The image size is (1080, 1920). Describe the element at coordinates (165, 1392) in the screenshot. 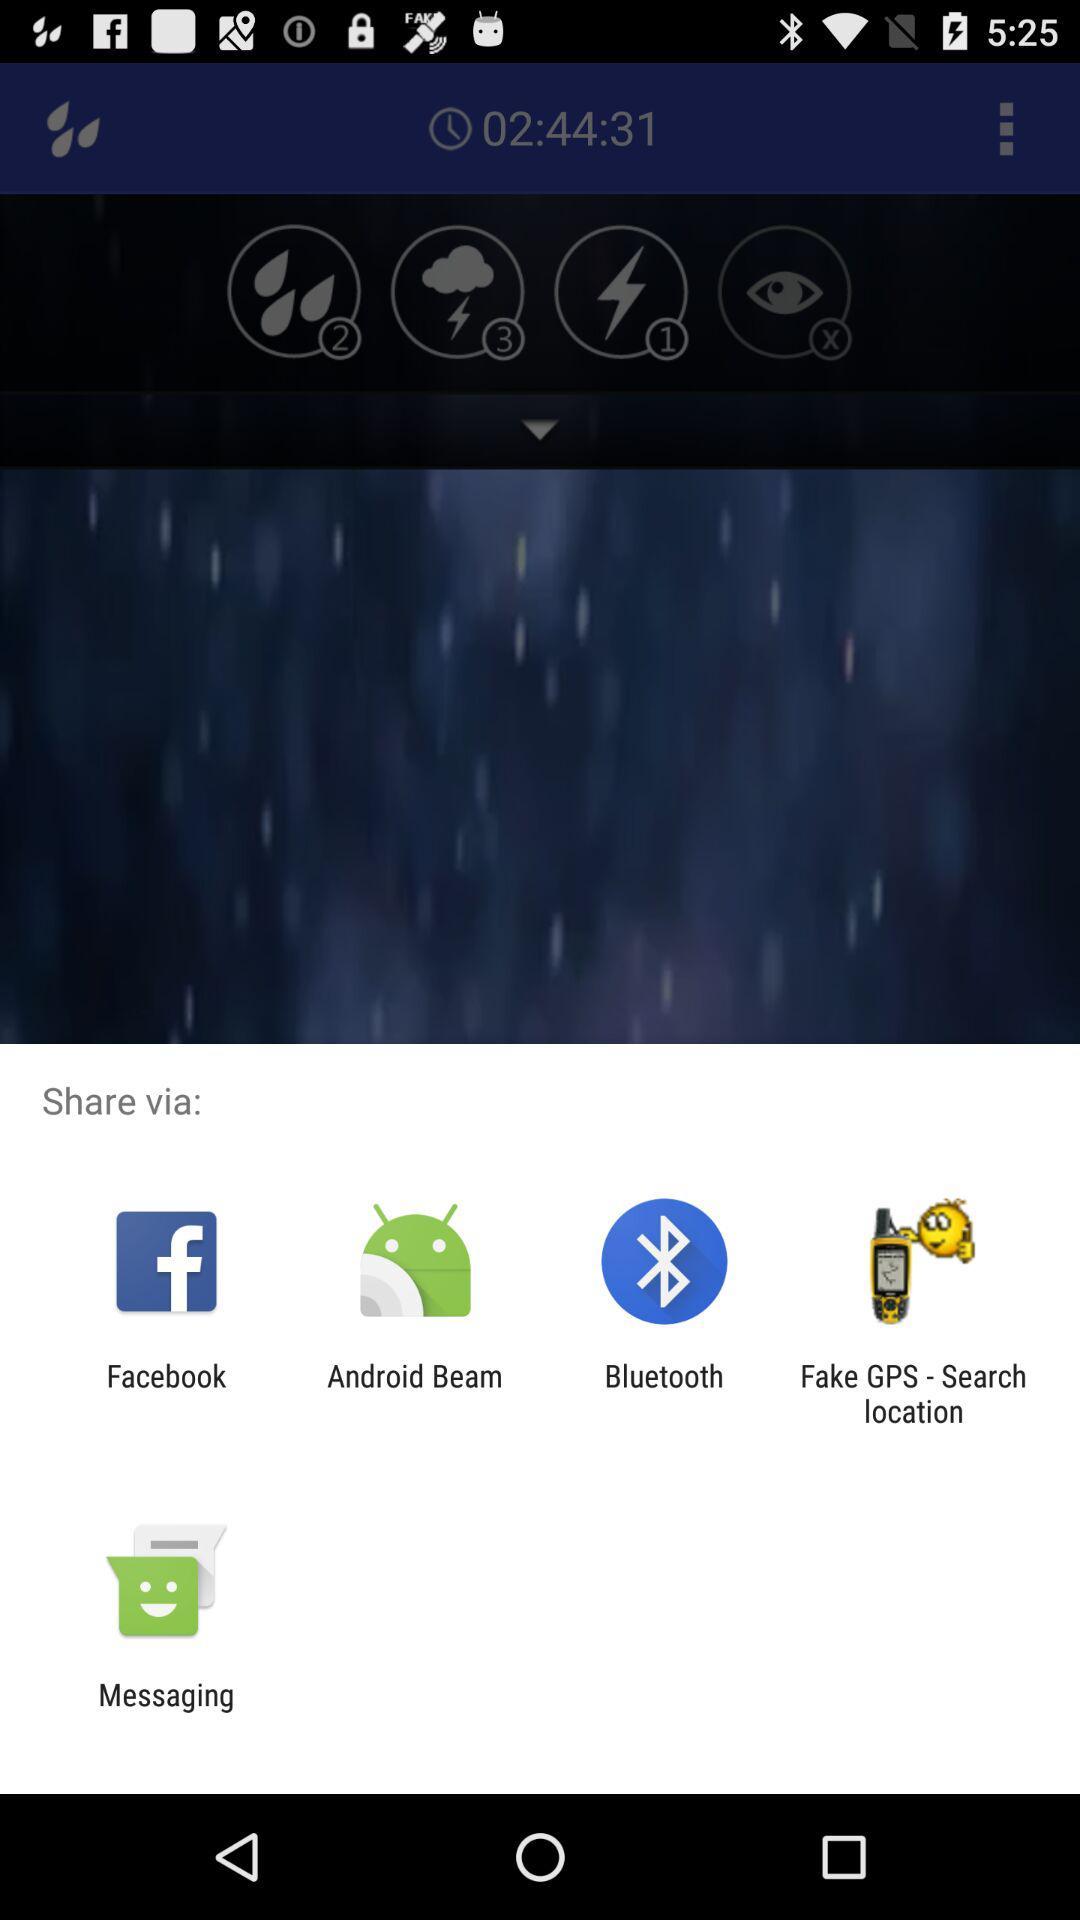

I see `the facebook` at that location.